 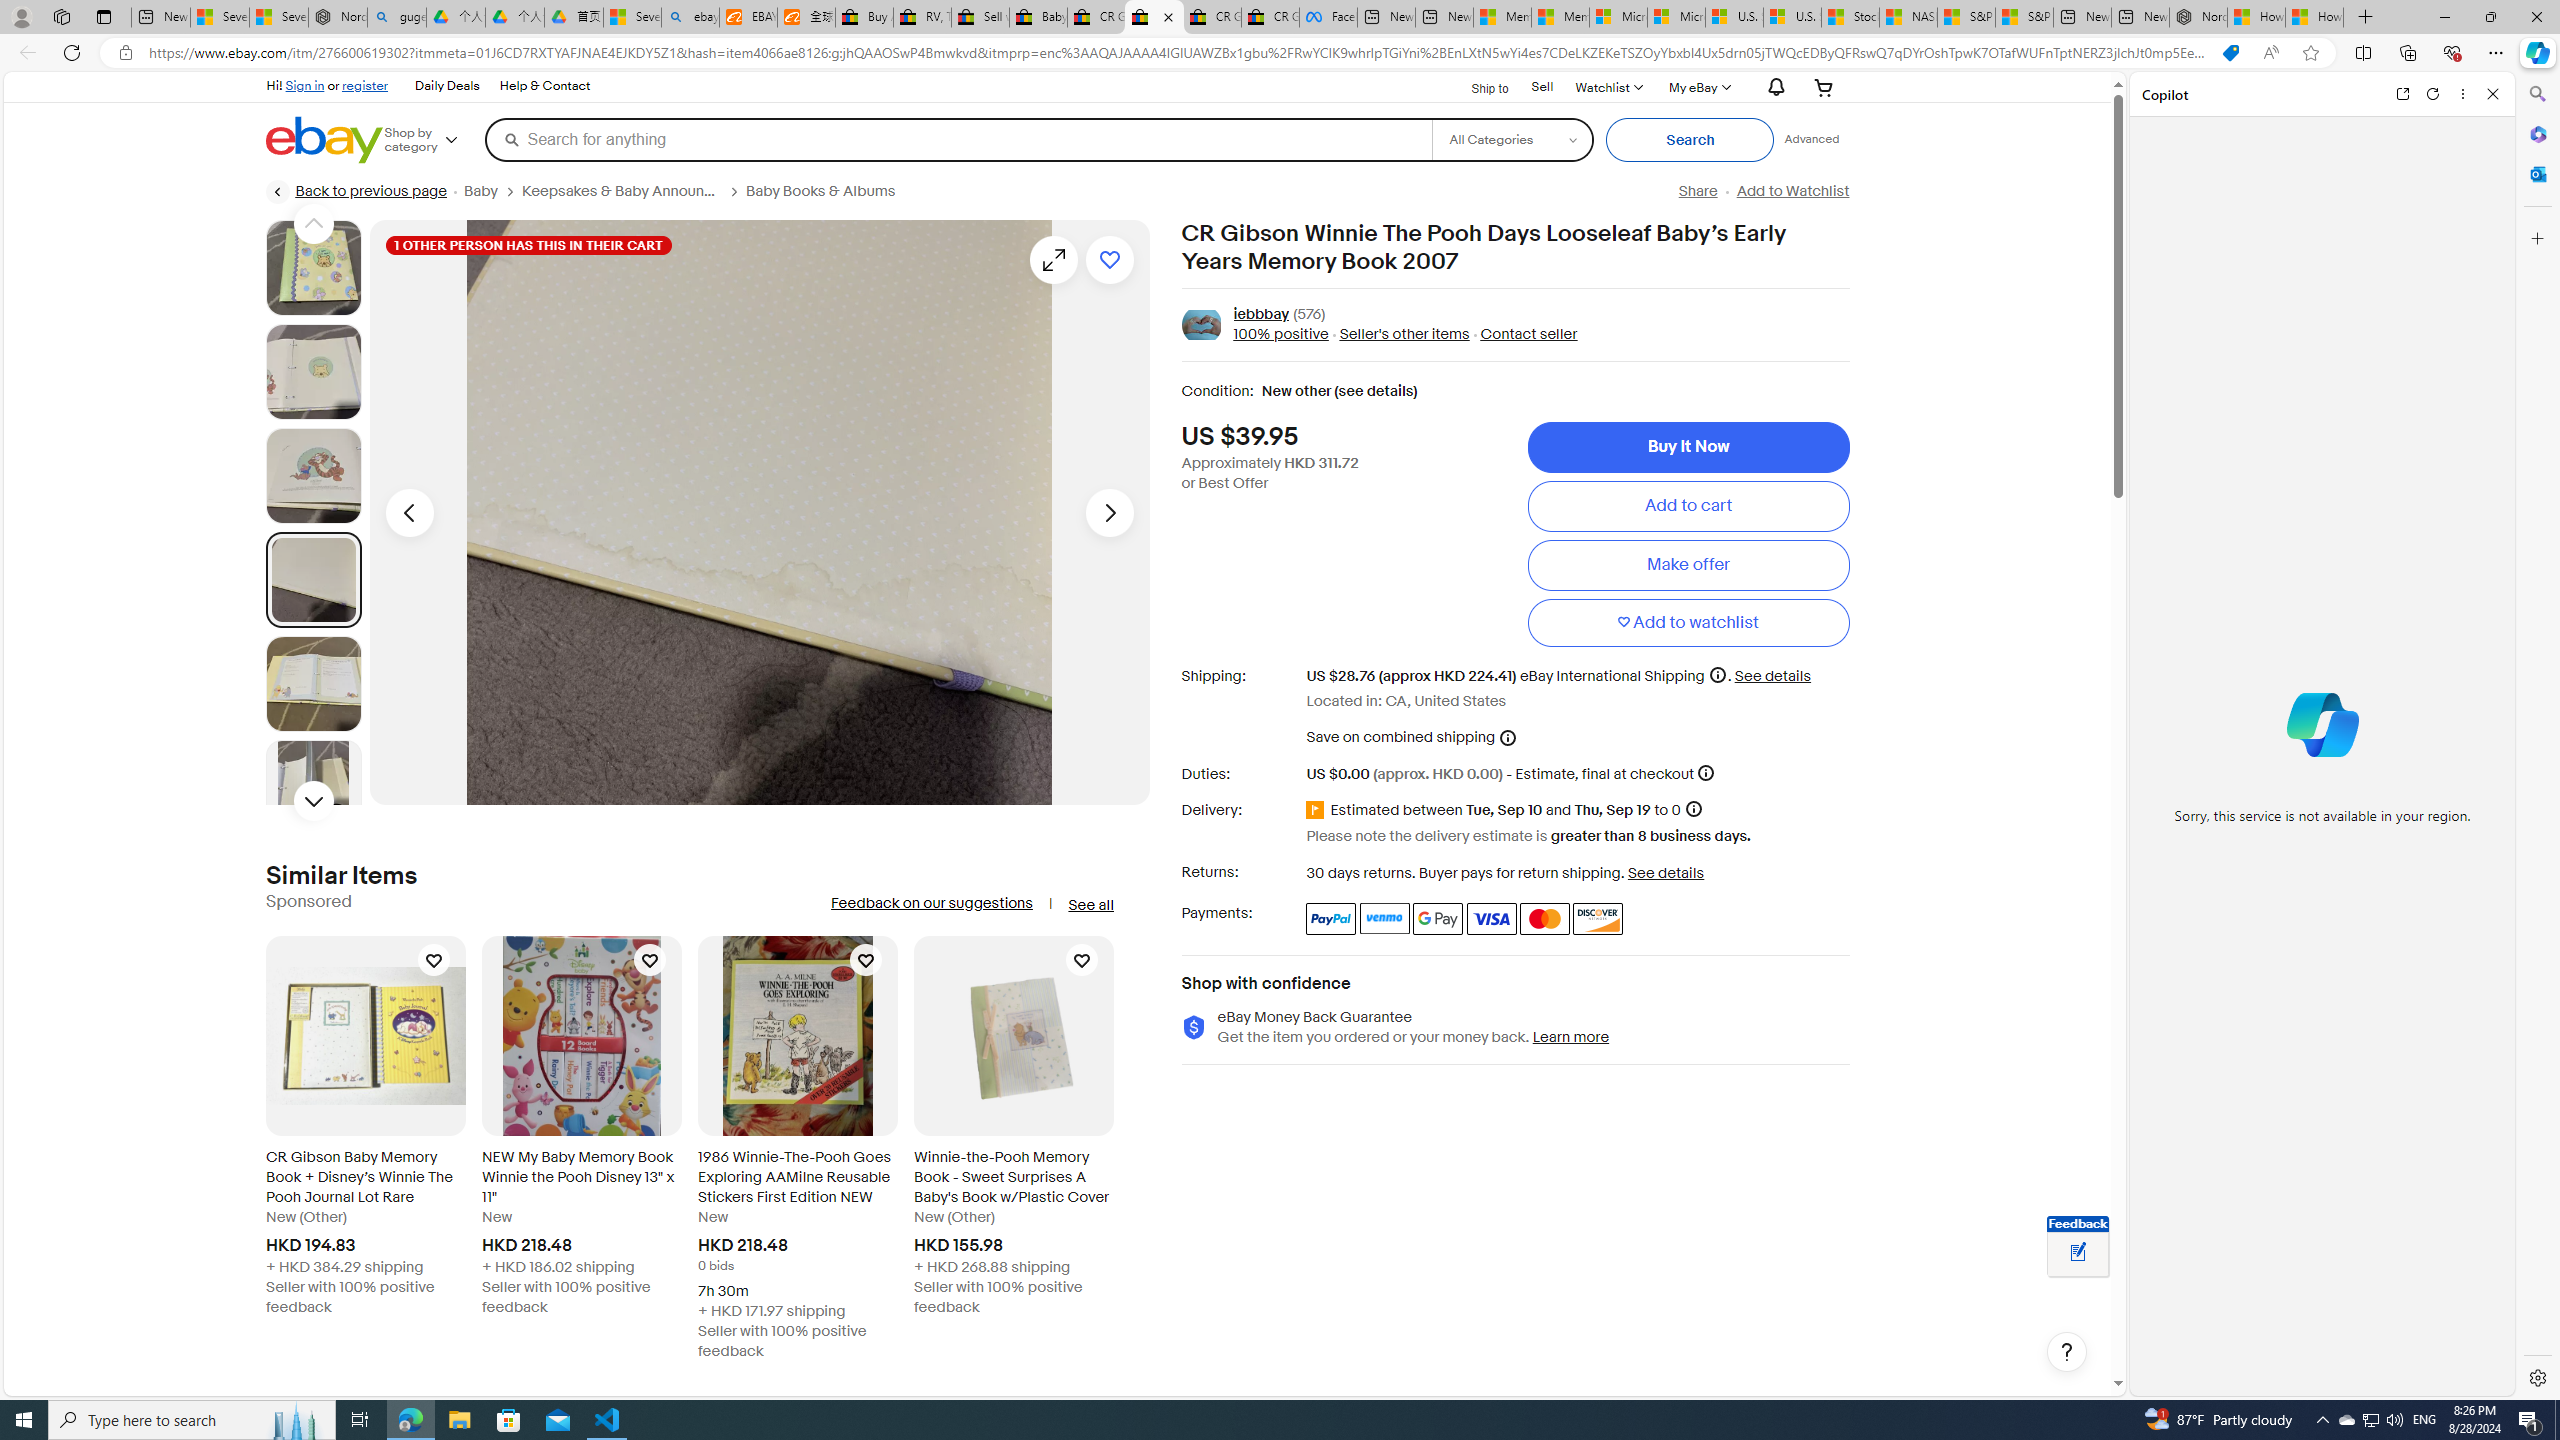 What do you see at coordinates (313, 788) in the screenshot?
I see `'Picture 6 of 22'` at bounding box center [313, 788].